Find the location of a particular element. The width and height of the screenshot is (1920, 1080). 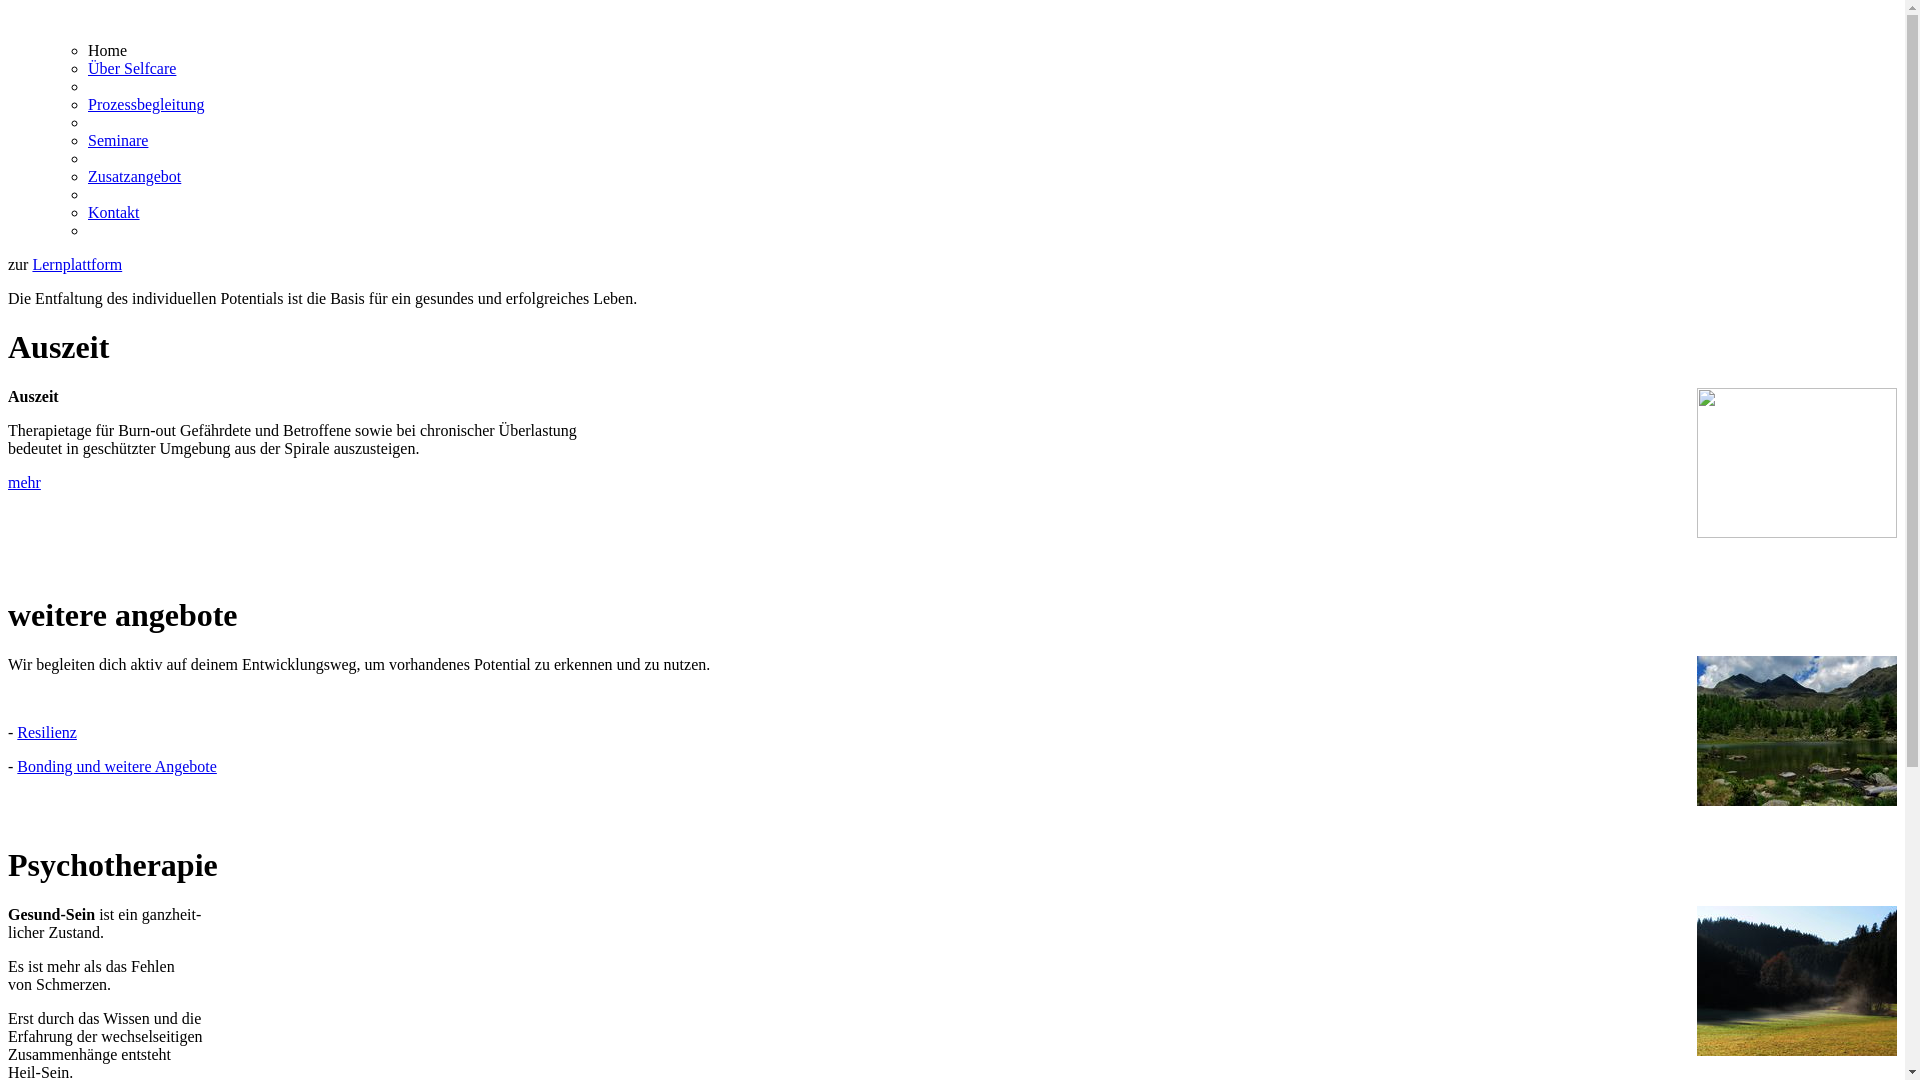

'Kontakt' is located at coordinates (86, 212).